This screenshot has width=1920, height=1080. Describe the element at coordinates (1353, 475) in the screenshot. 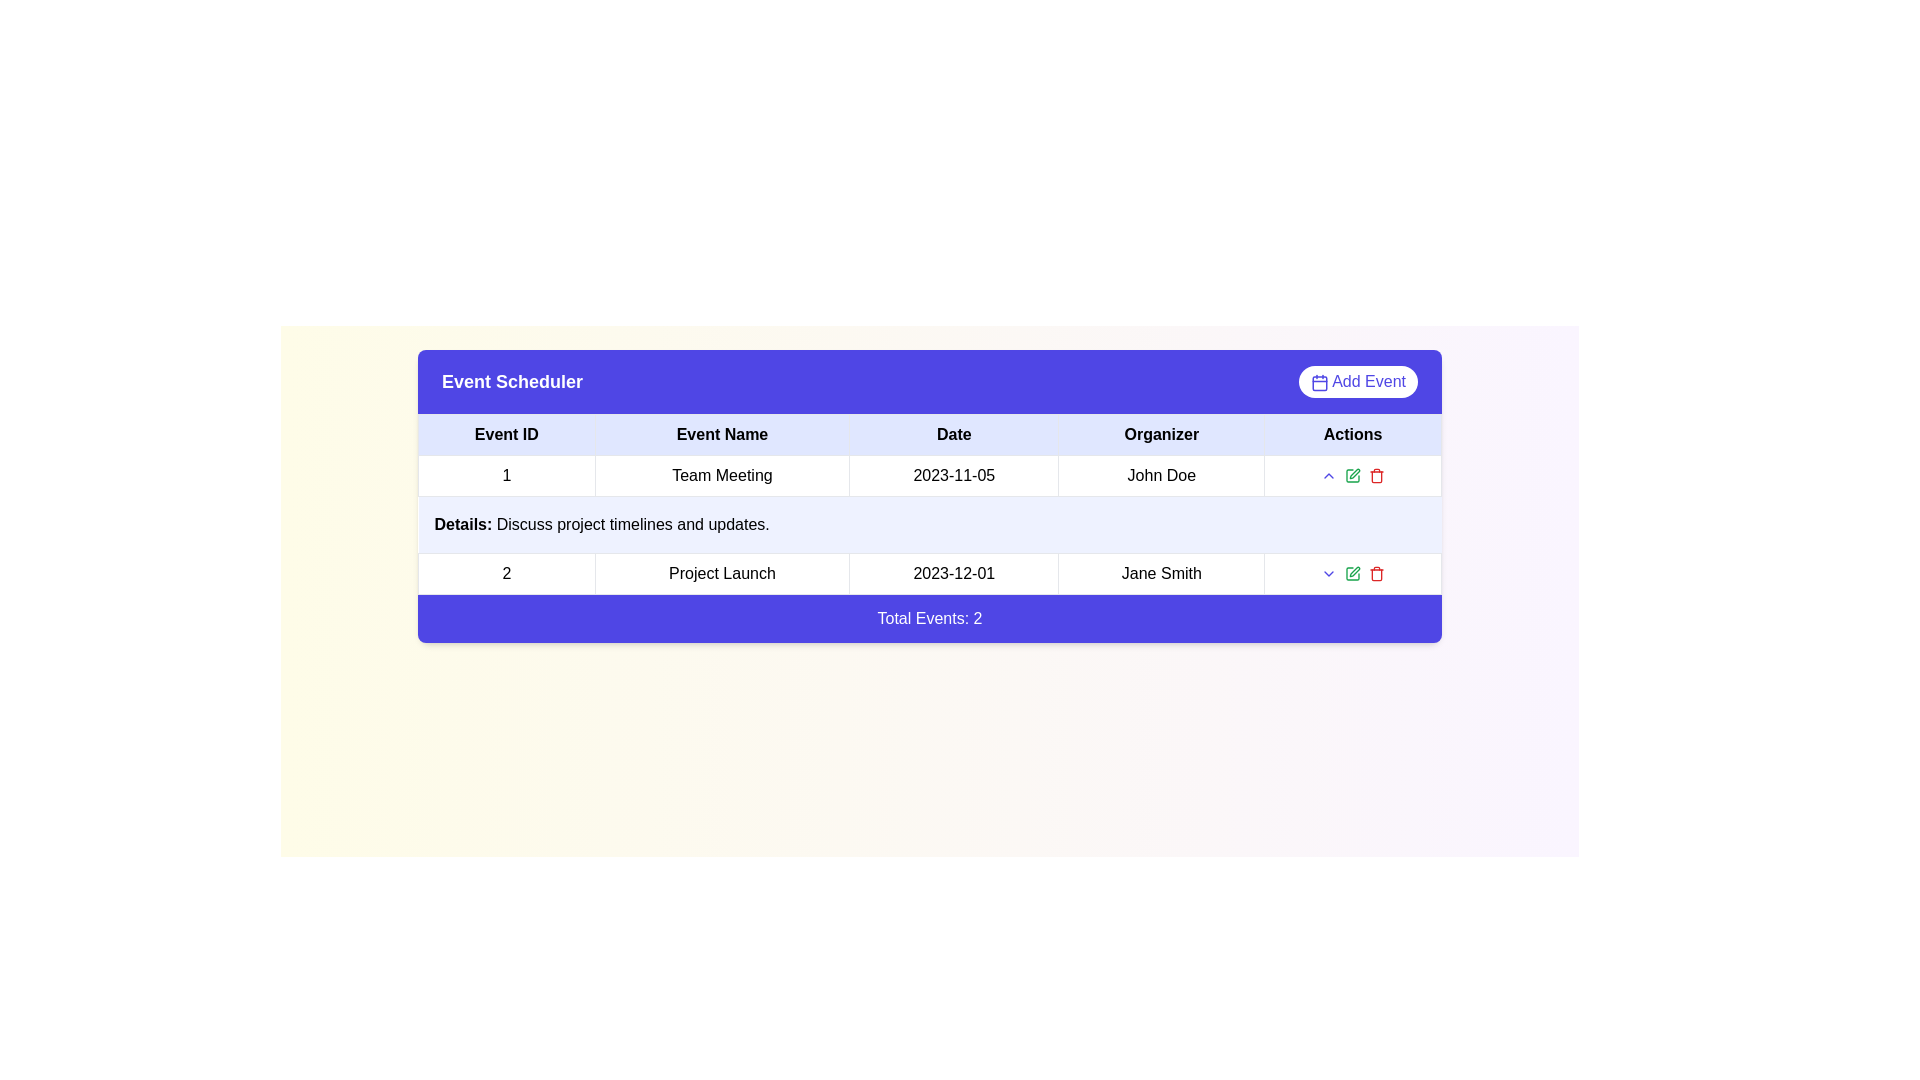

I see `the second green 'edit' button in the 'Actions' column of the 'Project Launch' event to modify the event's details` at that location.